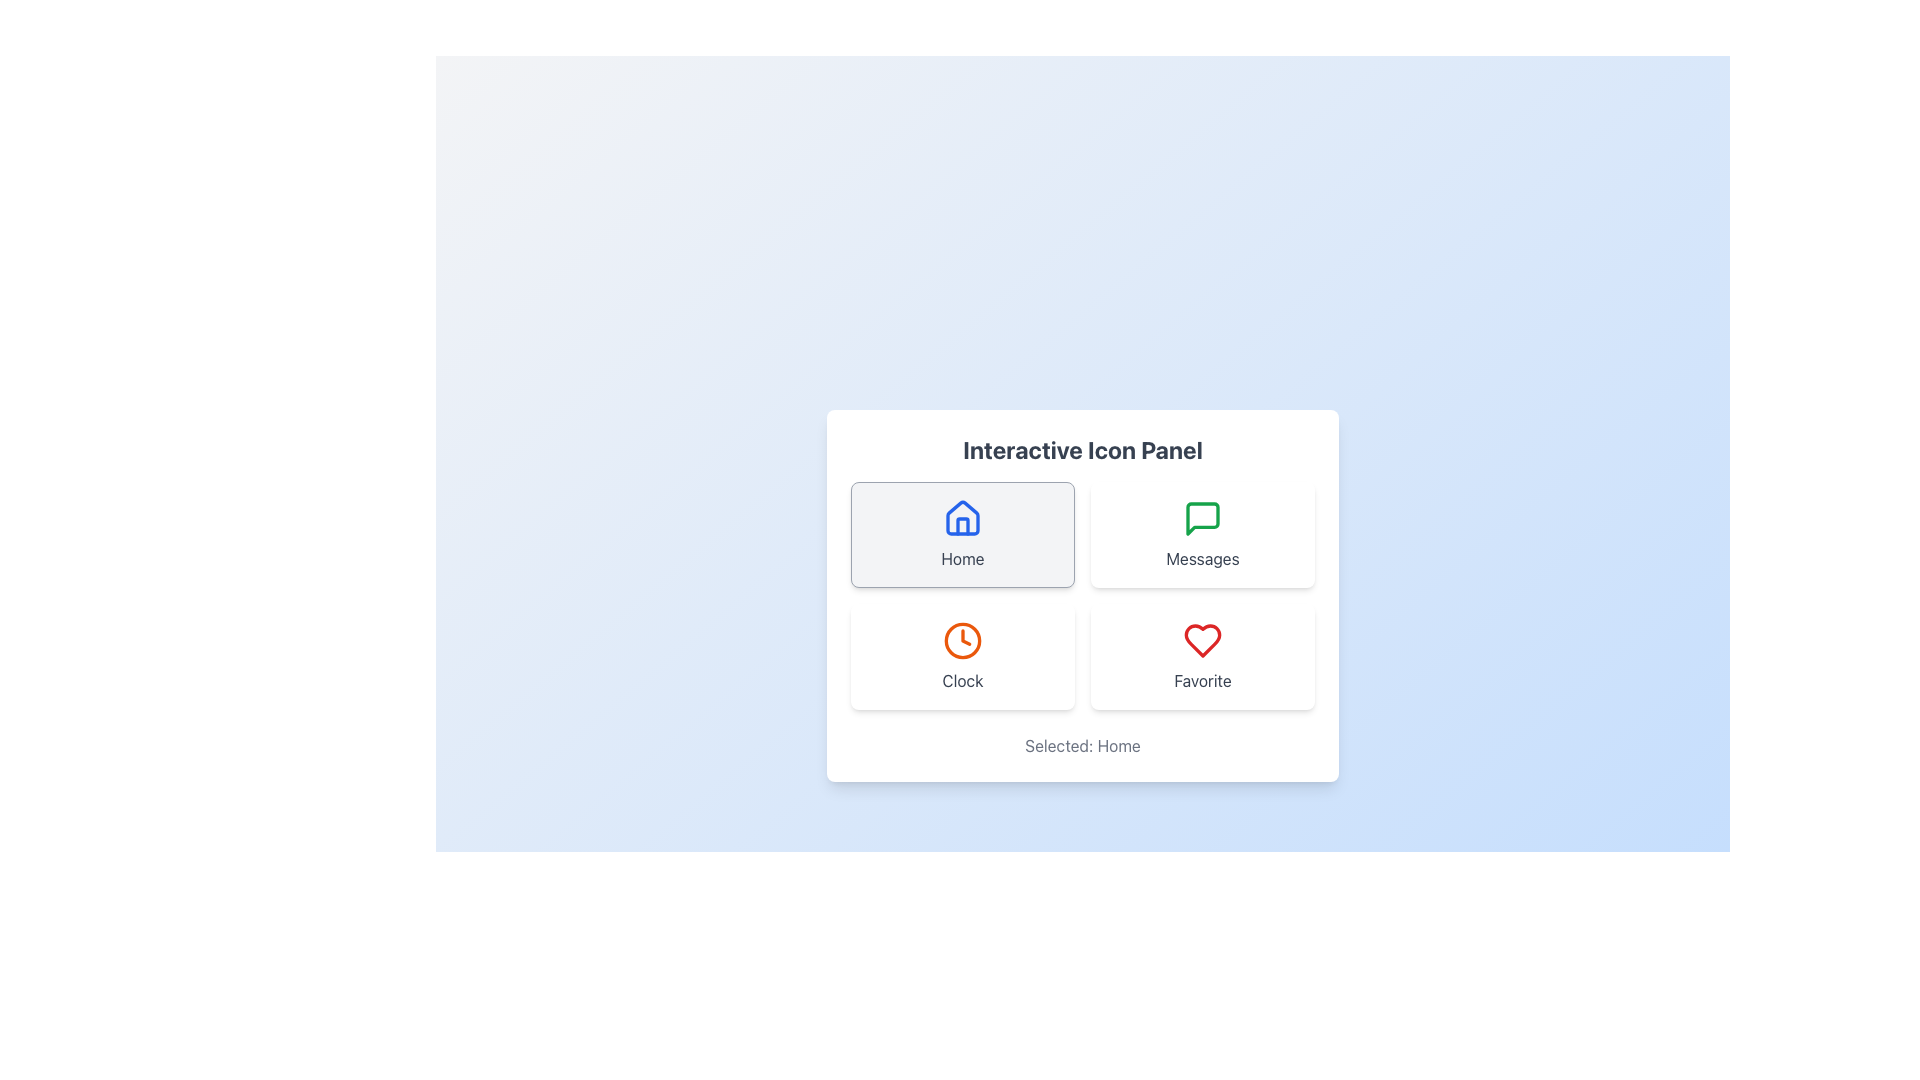 This screenshot has width=1920, height=1080. I want to click on the 'Favorite' button, which is styled with a white background, rounded corners, a red heart icon, and gray text, located in the bottom-right corner of the interactive icon panel, so click(1202, 656).